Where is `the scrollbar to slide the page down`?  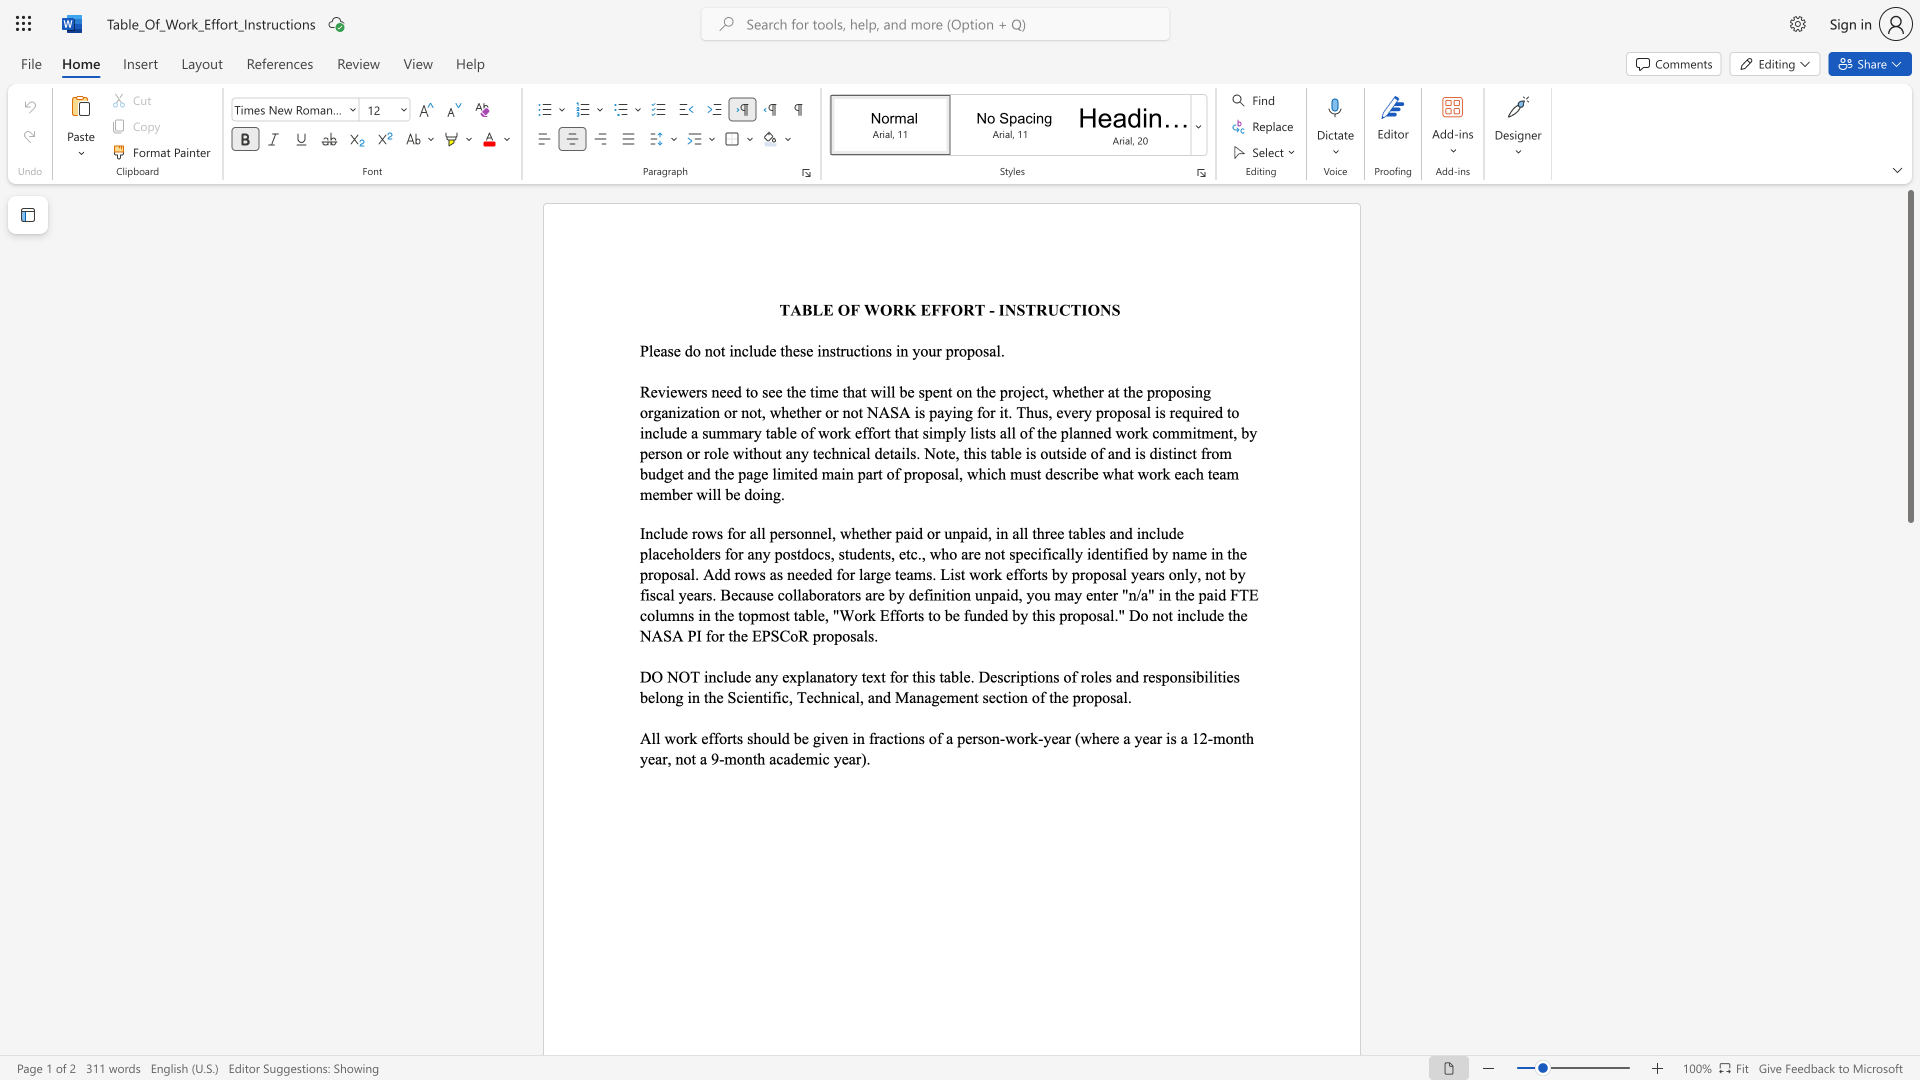
the scrollbar to slide the page down is located at coordinates (1909, 810).